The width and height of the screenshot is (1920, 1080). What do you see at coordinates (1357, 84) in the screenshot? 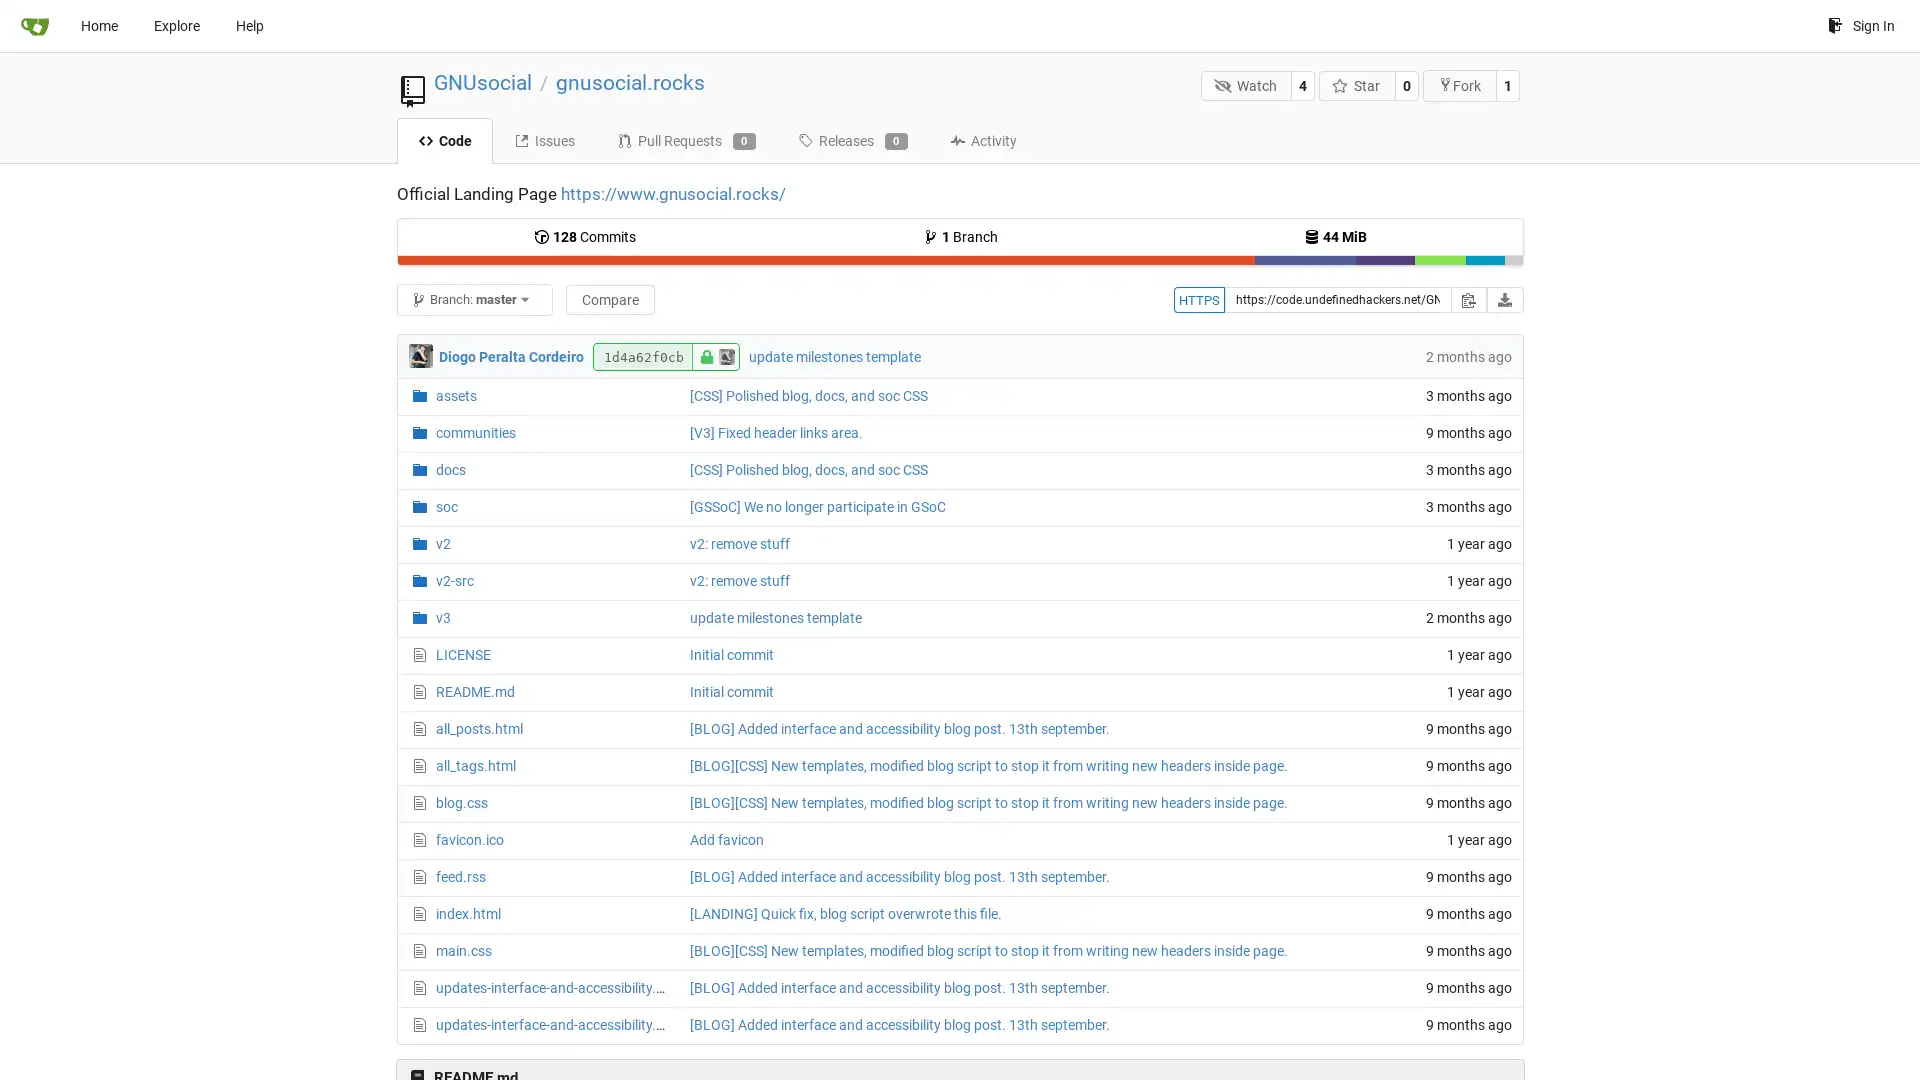
I see `Star` at bounding box center [1357, 84].